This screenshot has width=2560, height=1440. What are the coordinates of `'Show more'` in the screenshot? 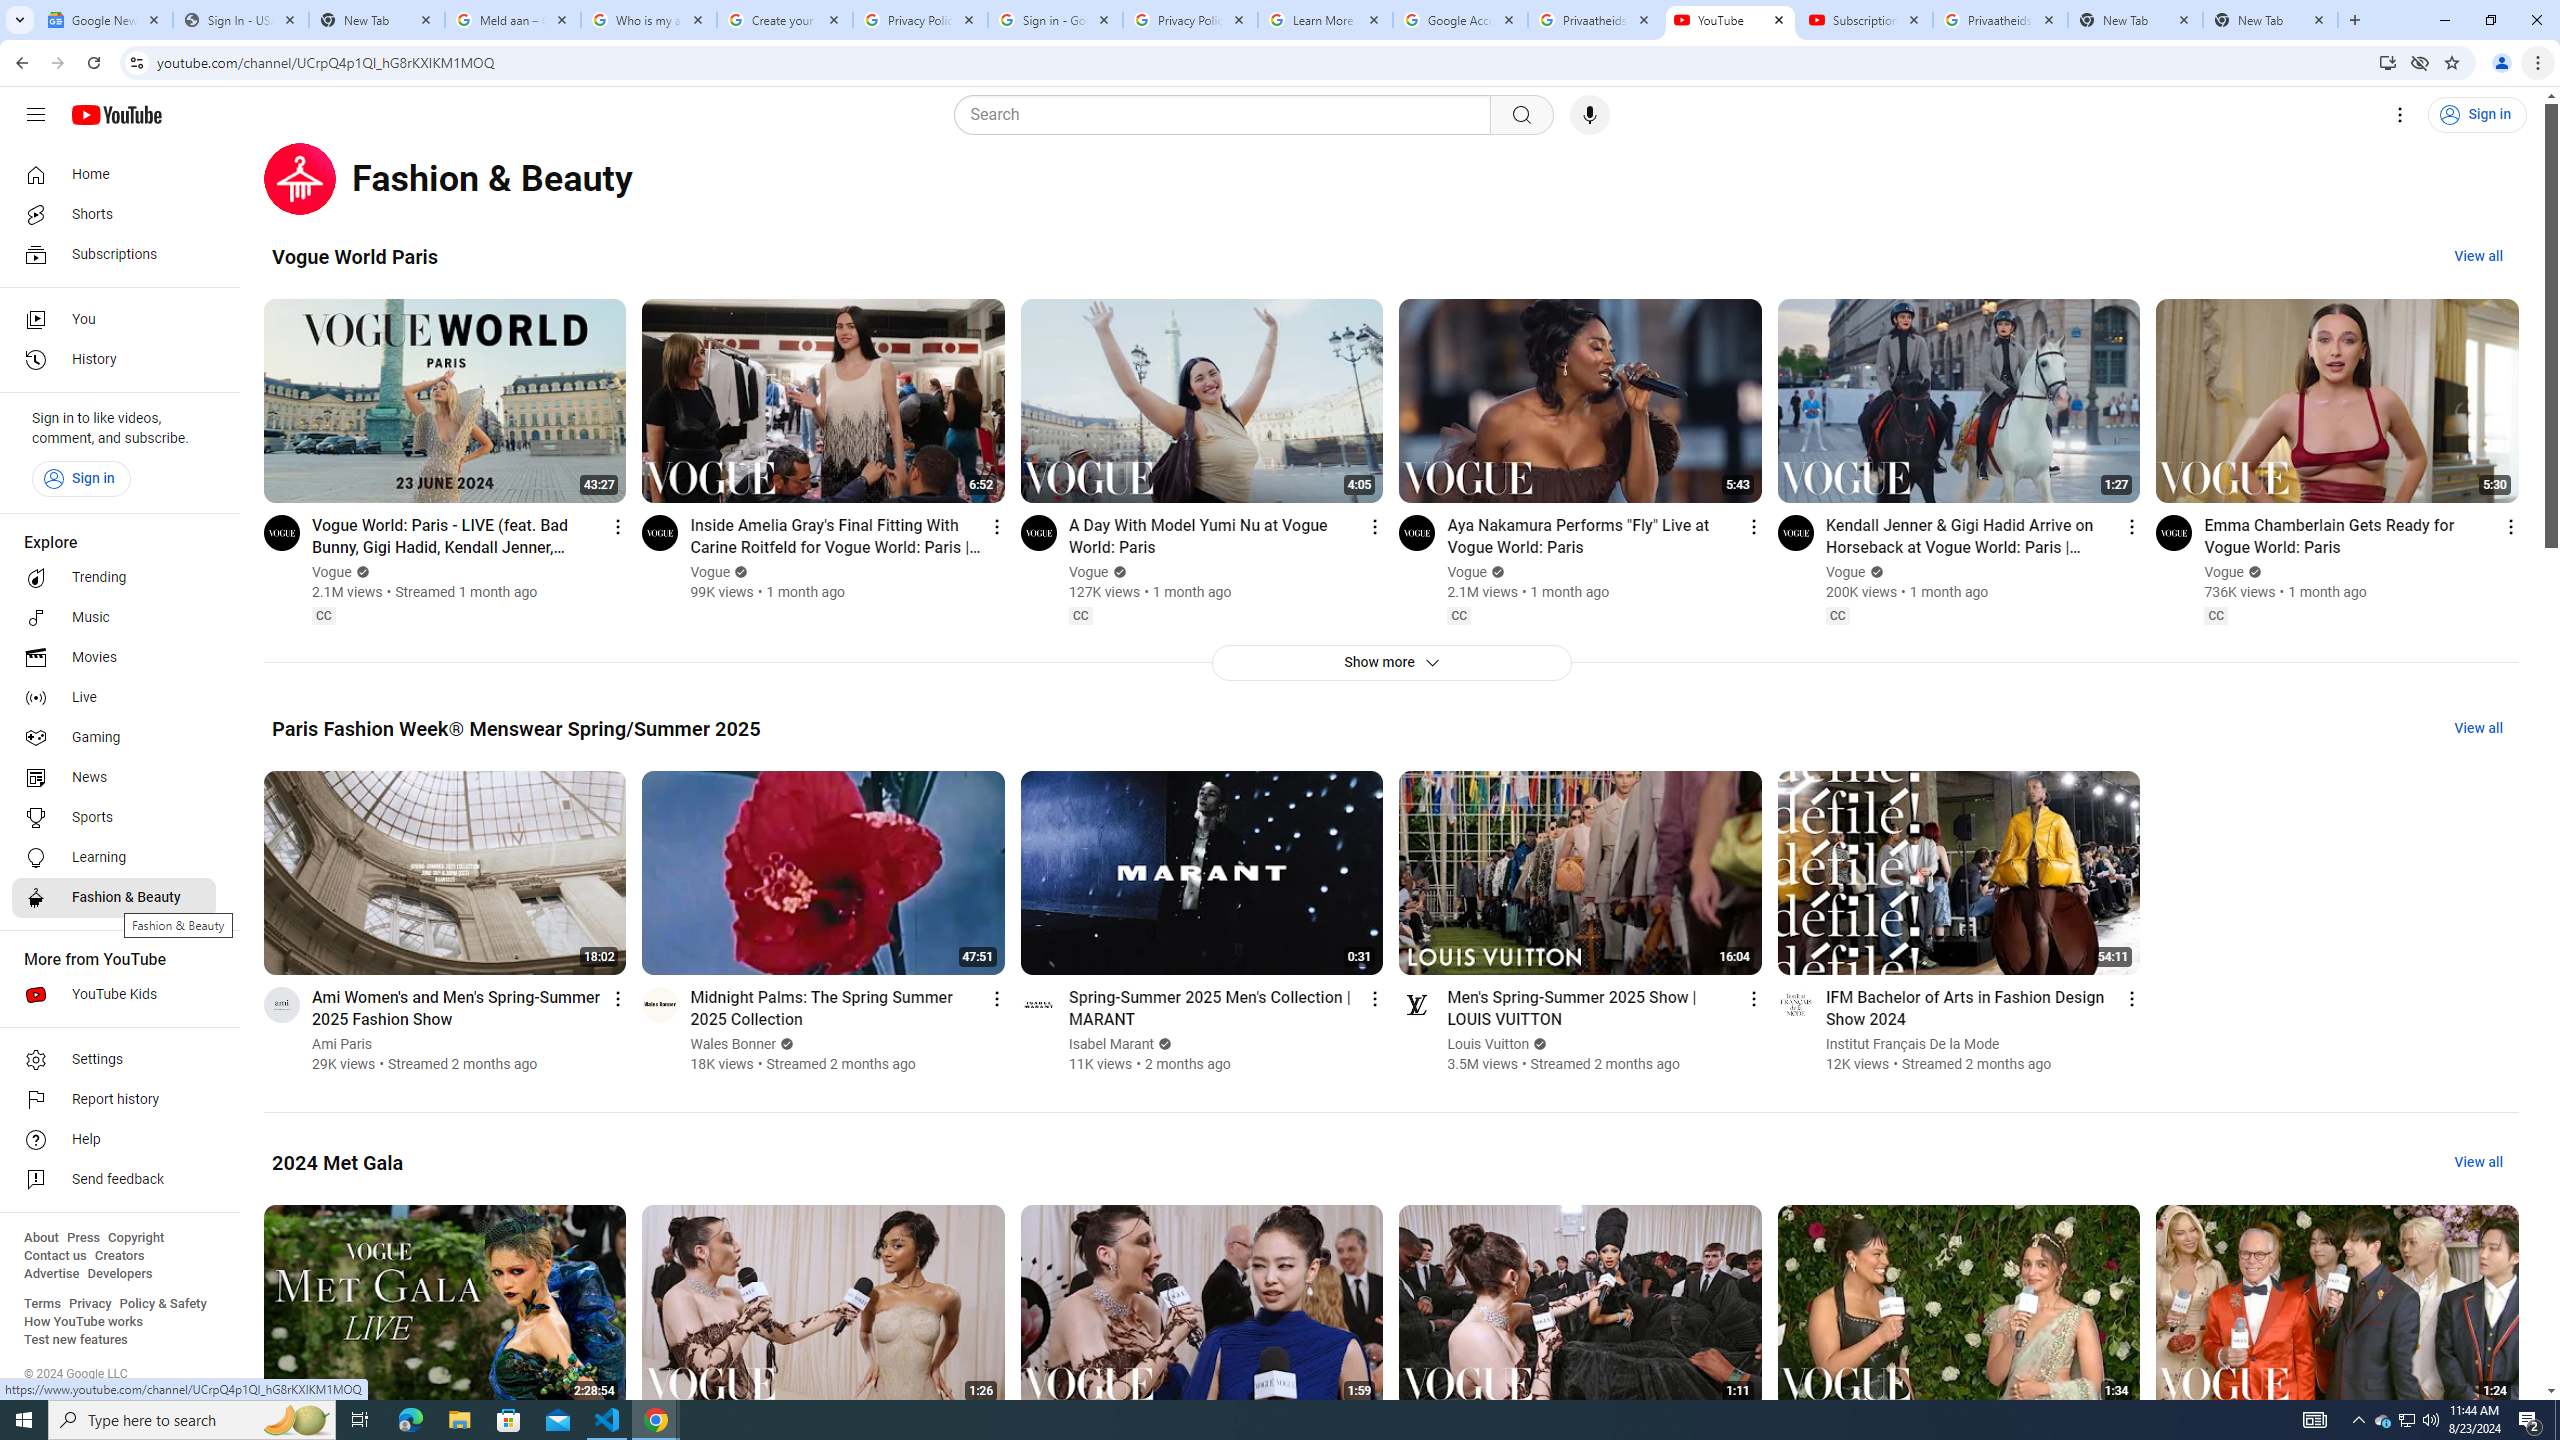 It's located at (1390, 662).